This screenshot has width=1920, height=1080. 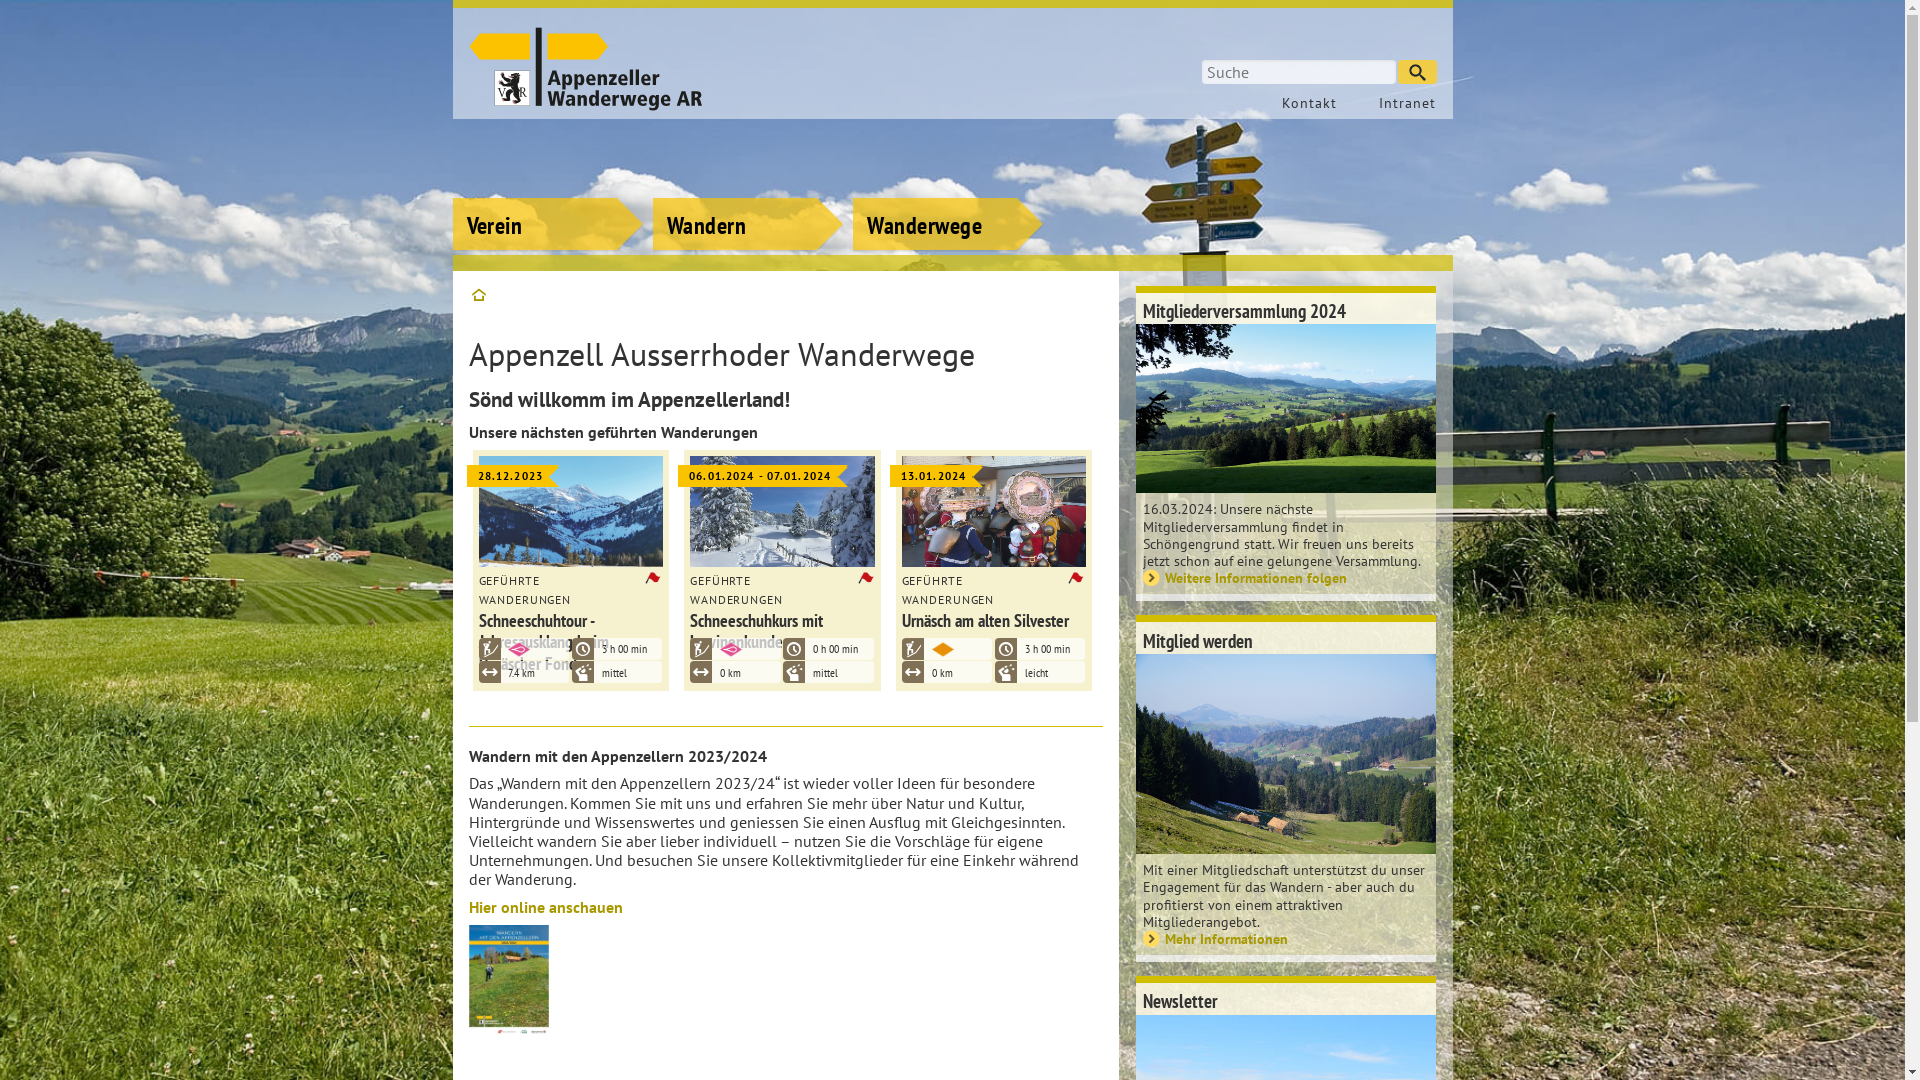 I want to click on 'Mehr Informationen', so click(x=1286, y=938).